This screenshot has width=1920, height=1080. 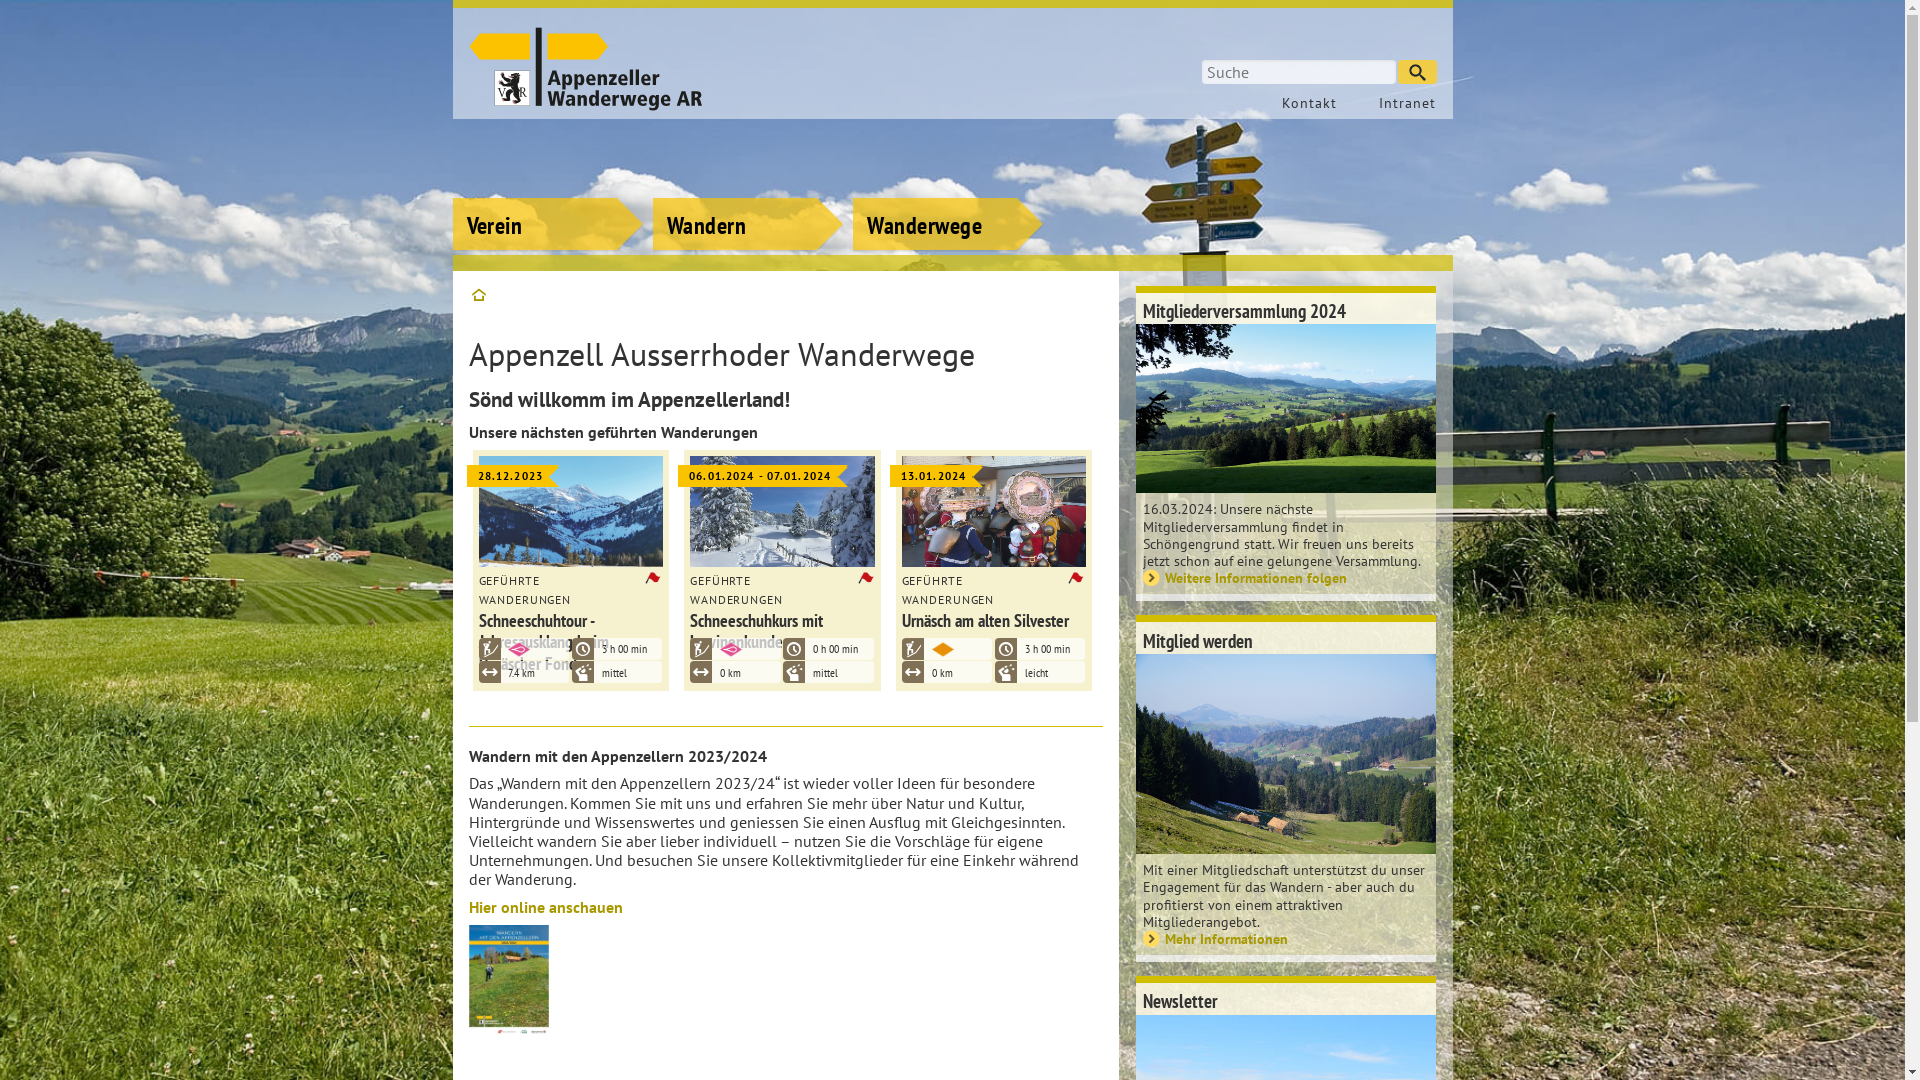 I want to click on 'Mehr Informationen', so click(x=1286, y=938).